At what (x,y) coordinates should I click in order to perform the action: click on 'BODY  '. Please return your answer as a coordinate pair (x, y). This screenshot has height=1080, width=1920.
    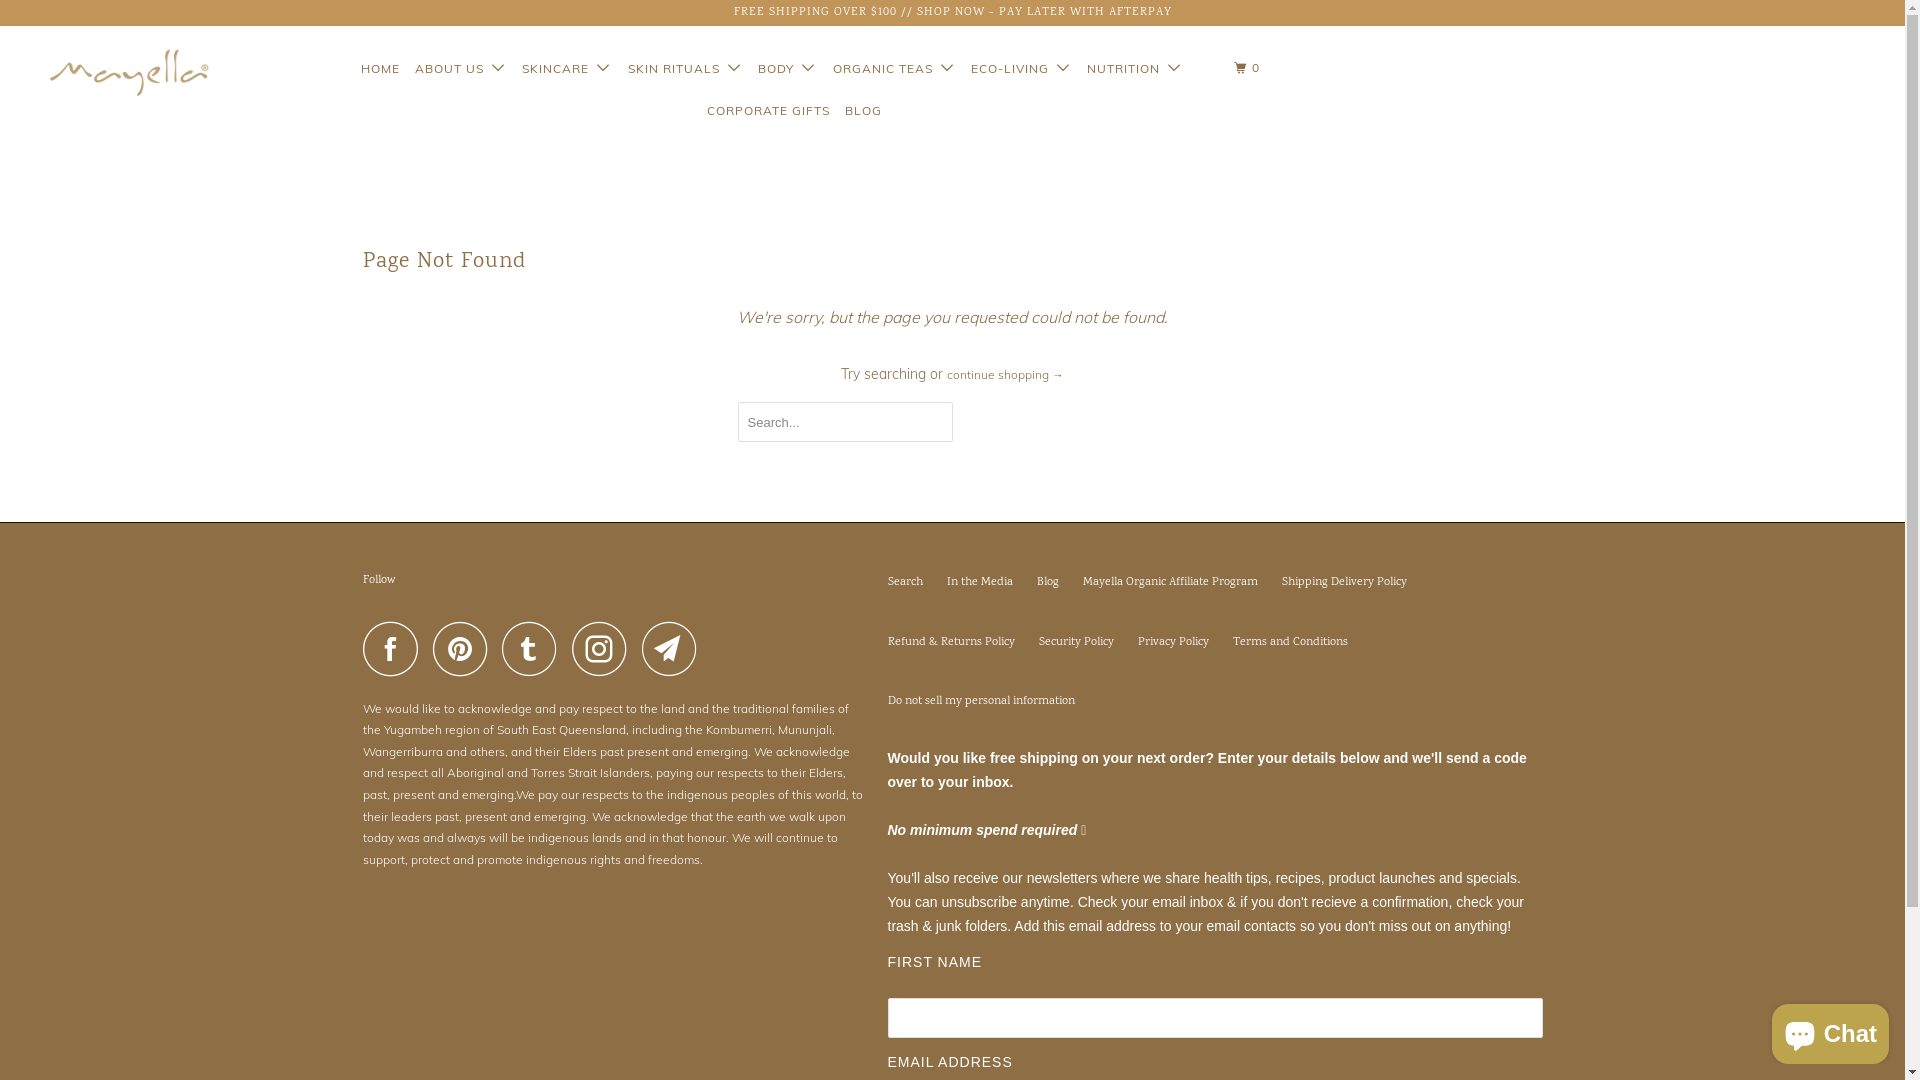
    Looking at the image, I should click on (786, 67).